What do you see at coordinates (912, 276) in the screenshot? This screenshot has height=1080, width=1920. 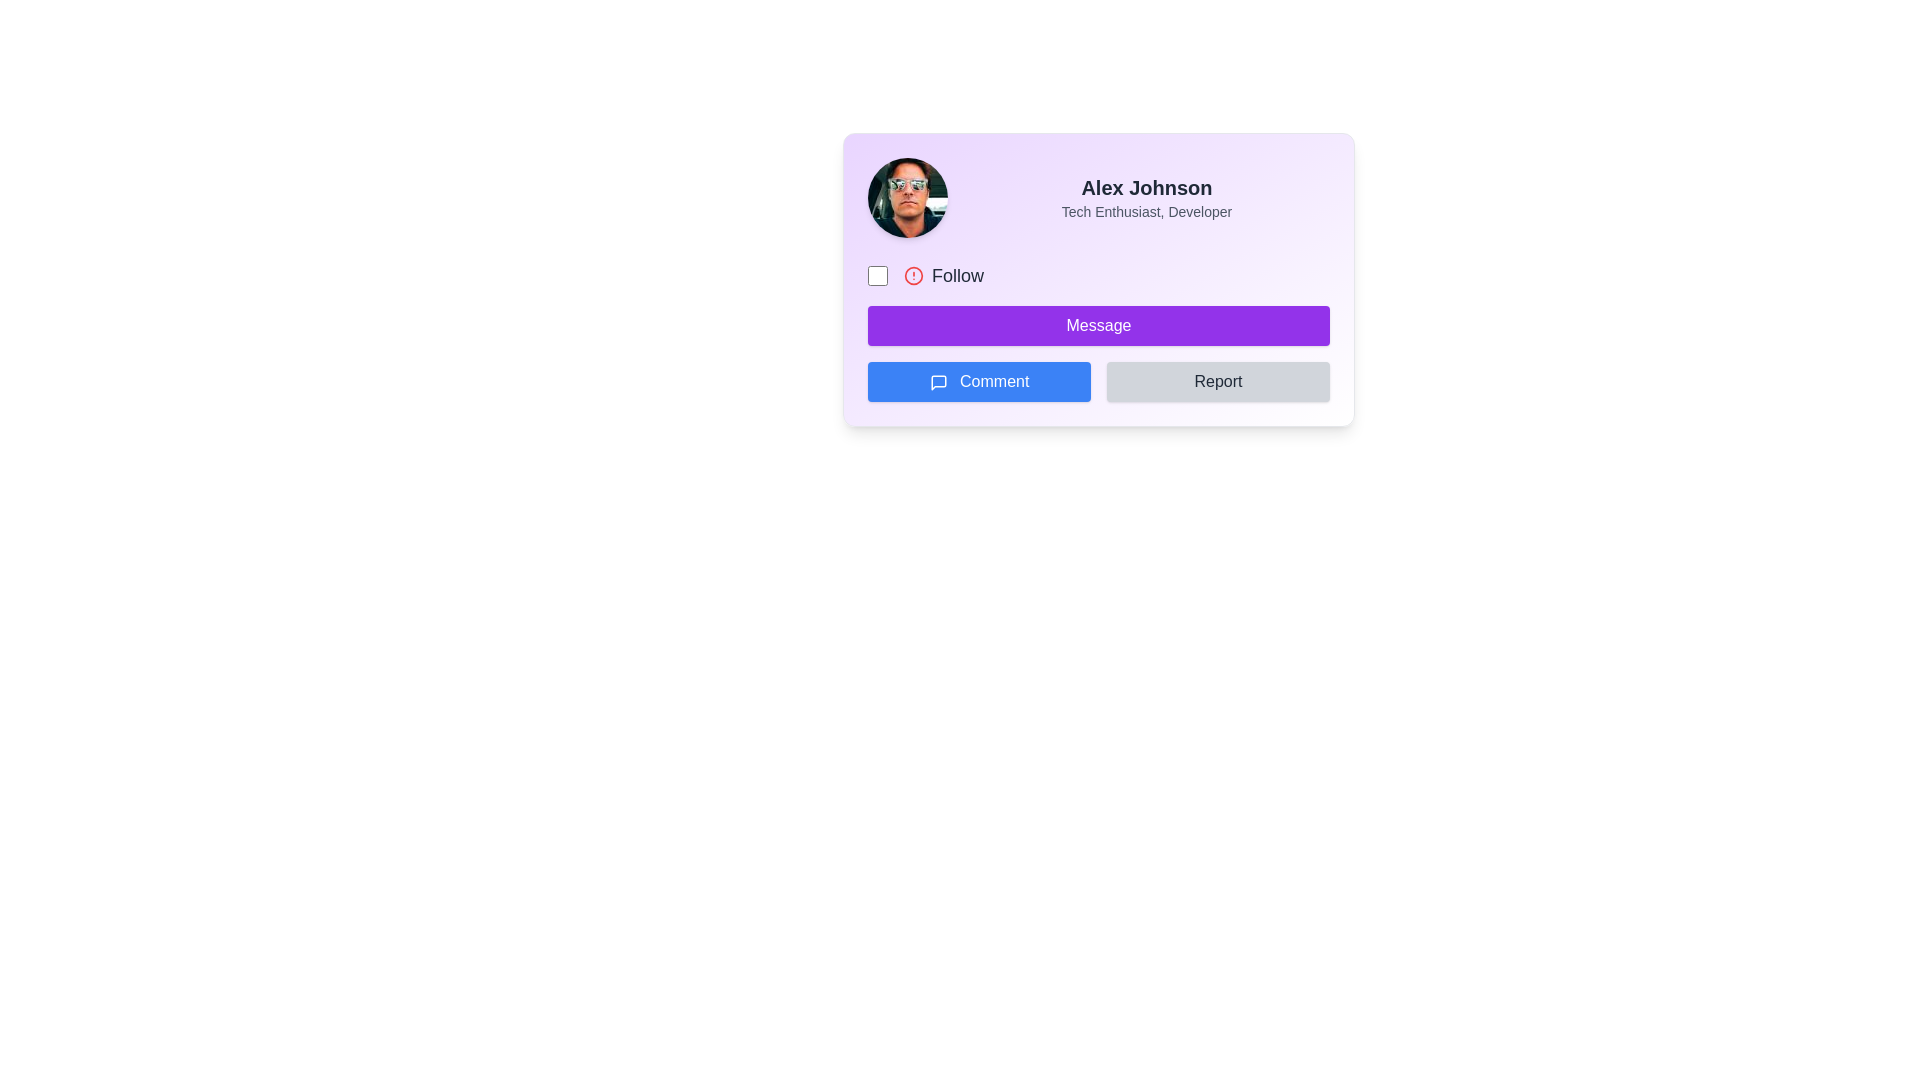 I see `the SVG Circle element that serves as a visual indicator within the 'Follow' checkbox icon` at bounding box center [912, 276].